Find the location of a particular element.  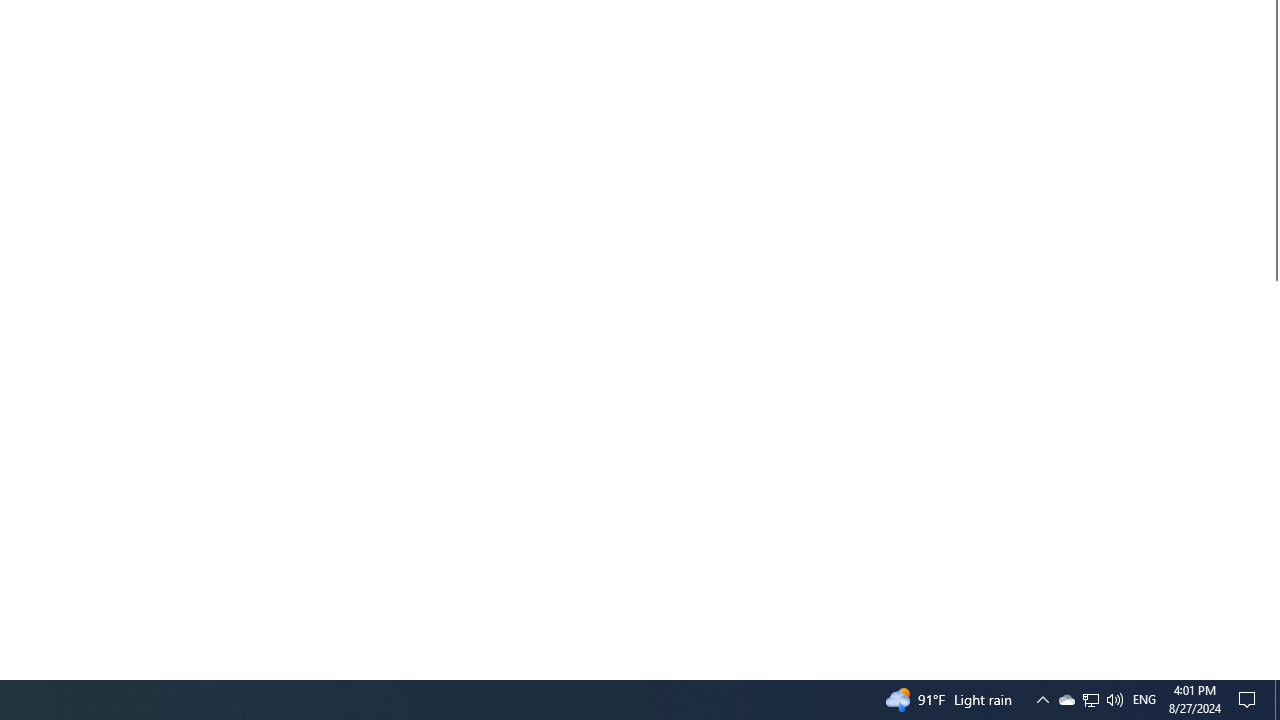

'Vertical Small Increase' is located at coordinates (1271, 671).